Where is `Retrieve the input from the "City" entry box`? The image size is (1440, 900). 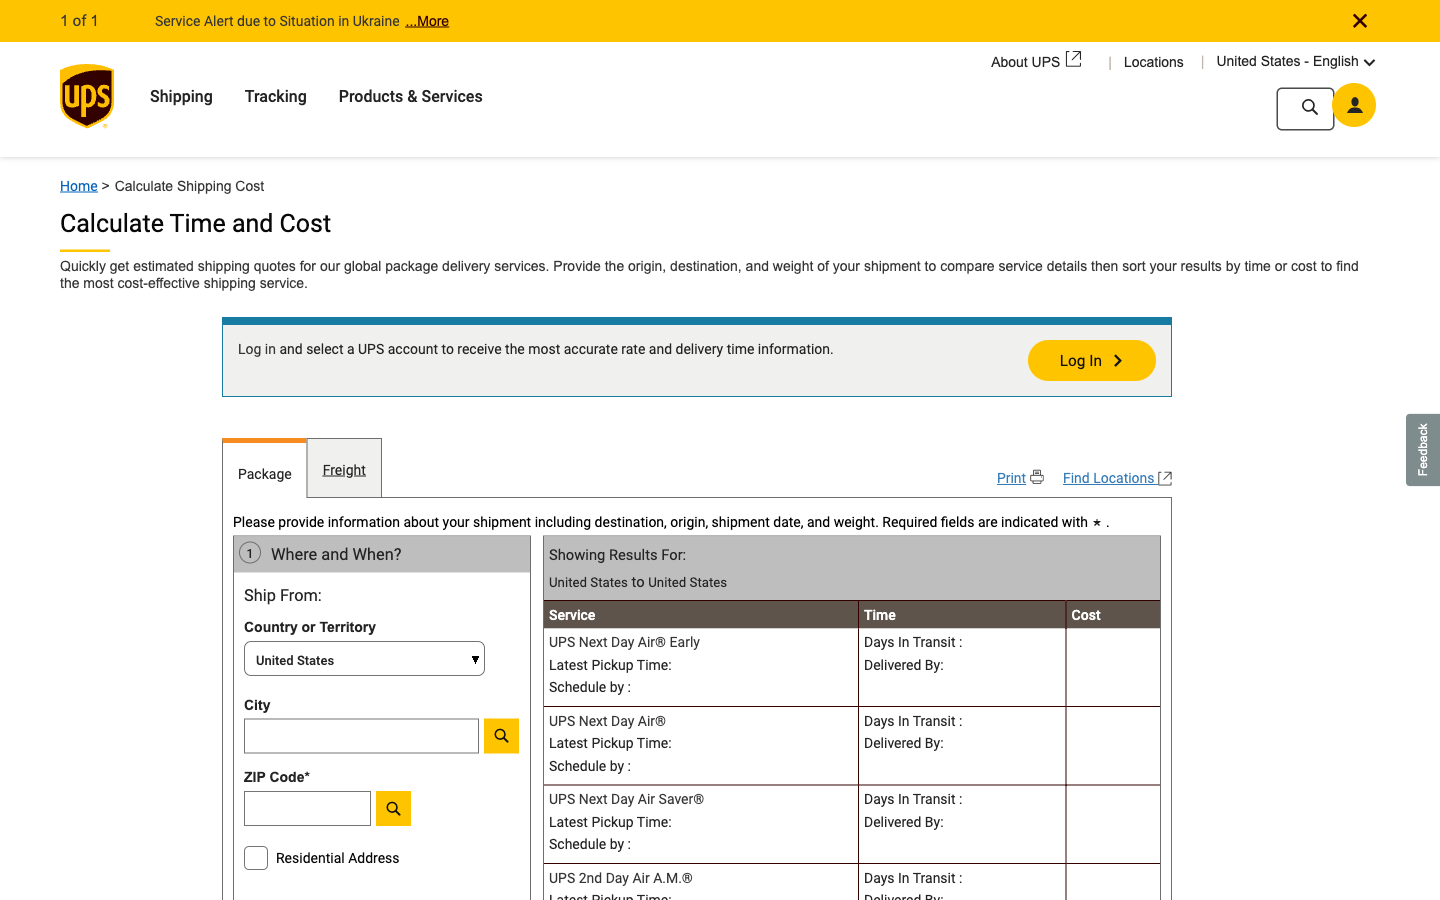 Retrieve the input from the "City" entry box is located at coordinates (363, 734).